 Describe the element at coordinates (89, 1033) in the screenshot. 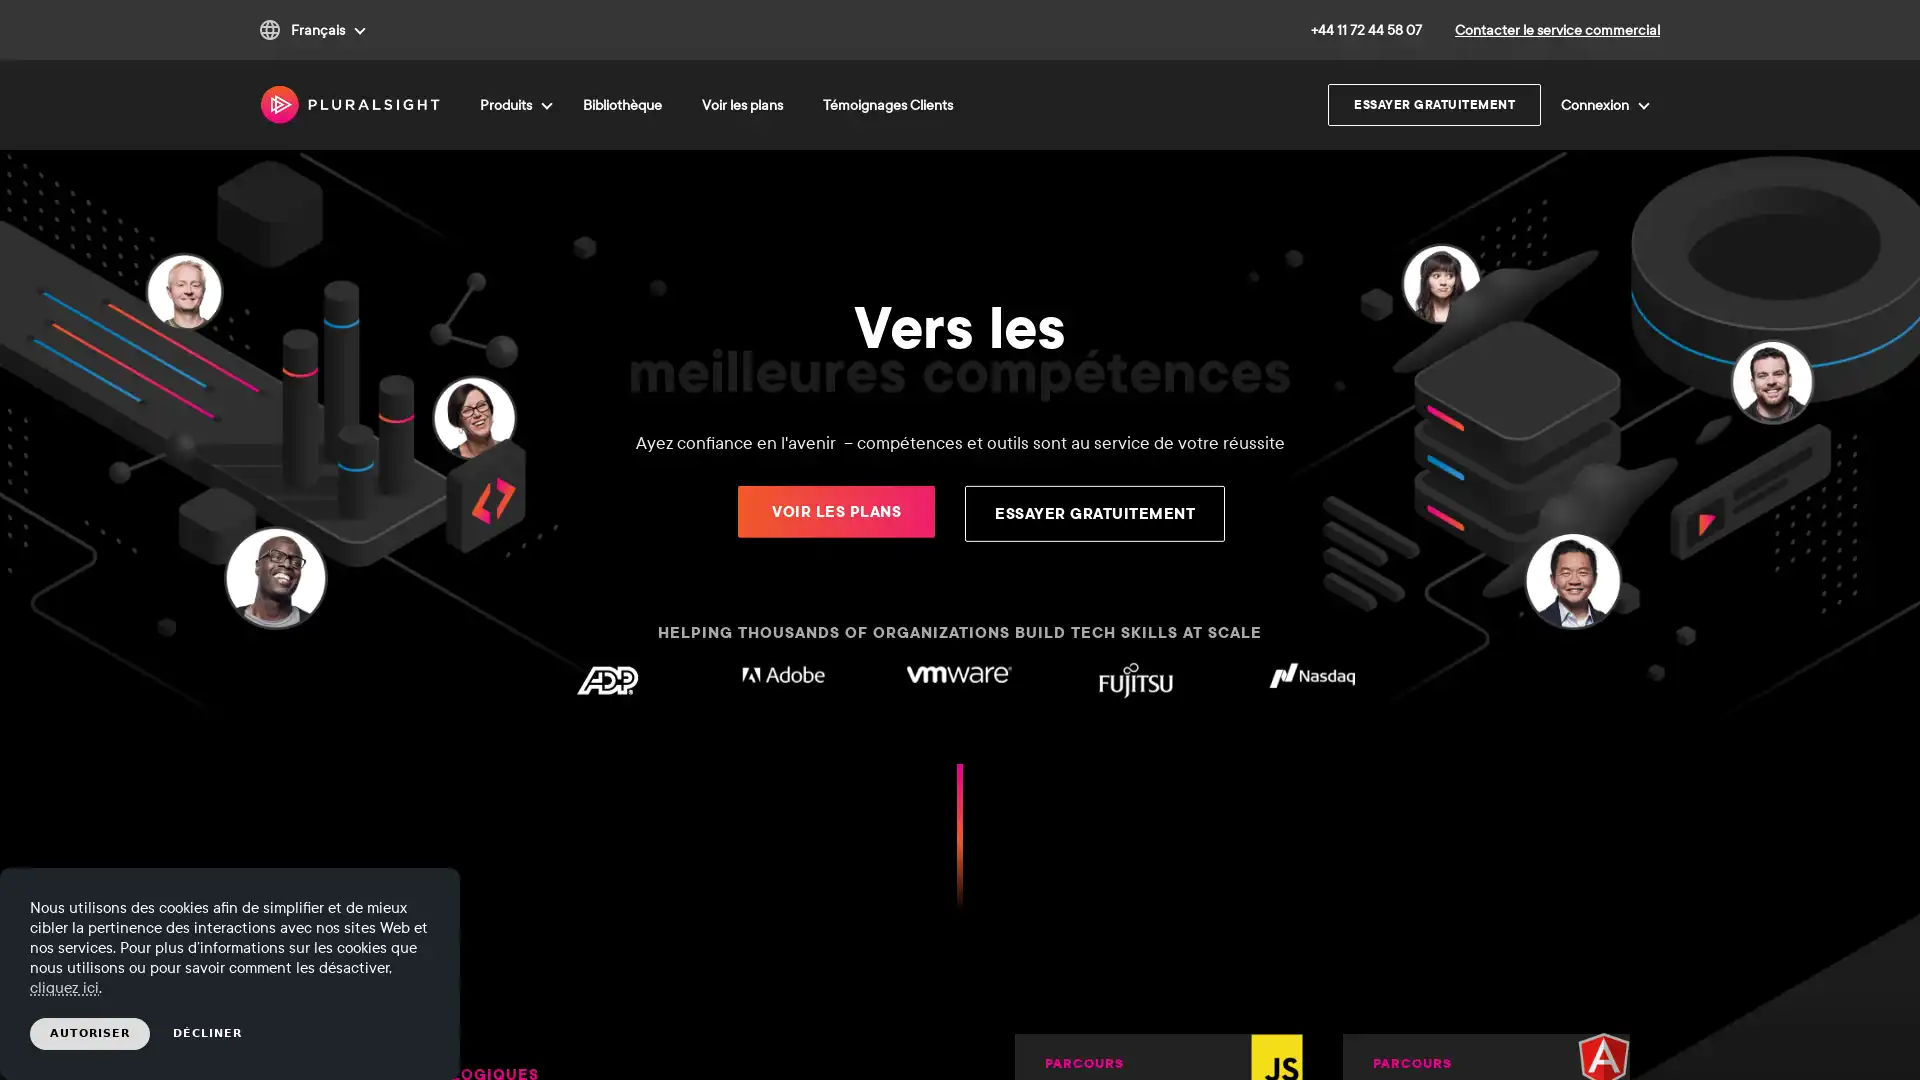

I see `AUTORISER` at that location.